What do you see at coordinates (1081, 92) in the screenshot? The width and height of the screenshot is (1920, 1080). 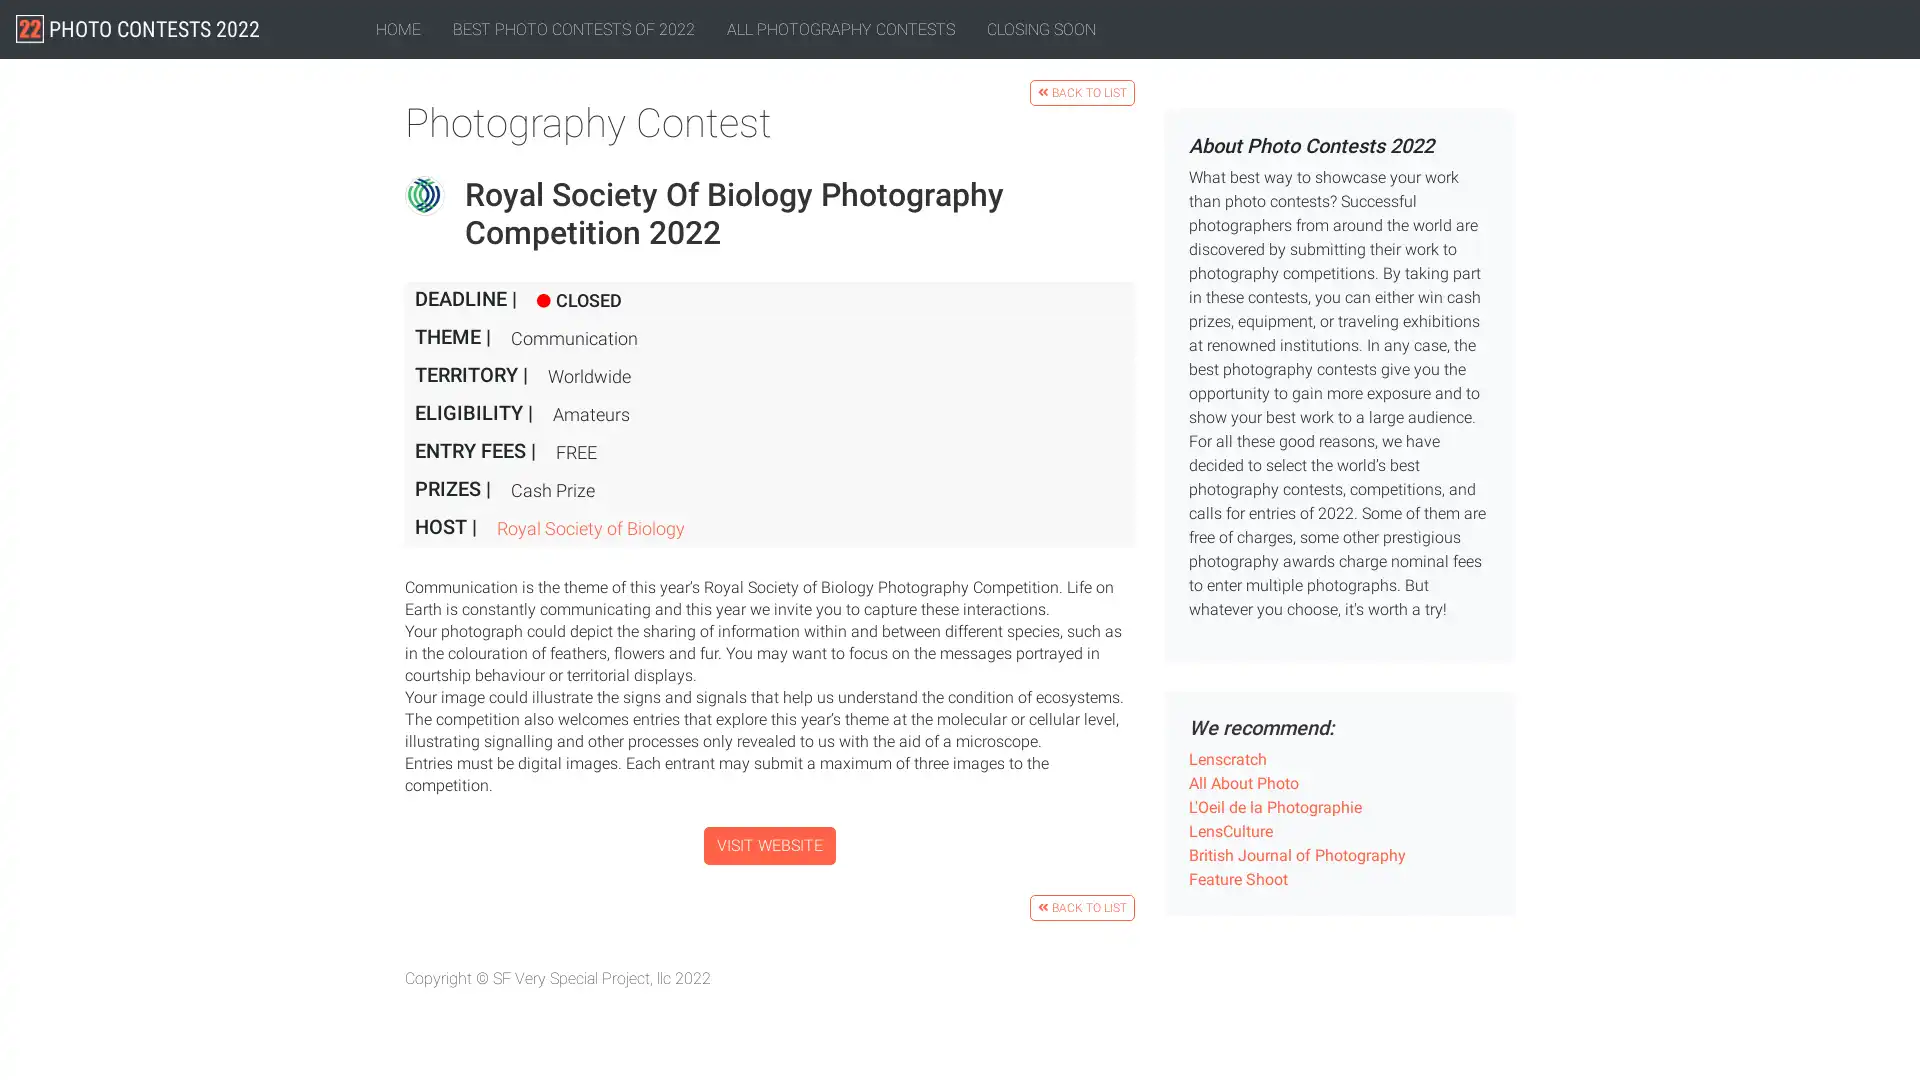 I see `BACK TO LIST` at bounding box center [1081, 92].